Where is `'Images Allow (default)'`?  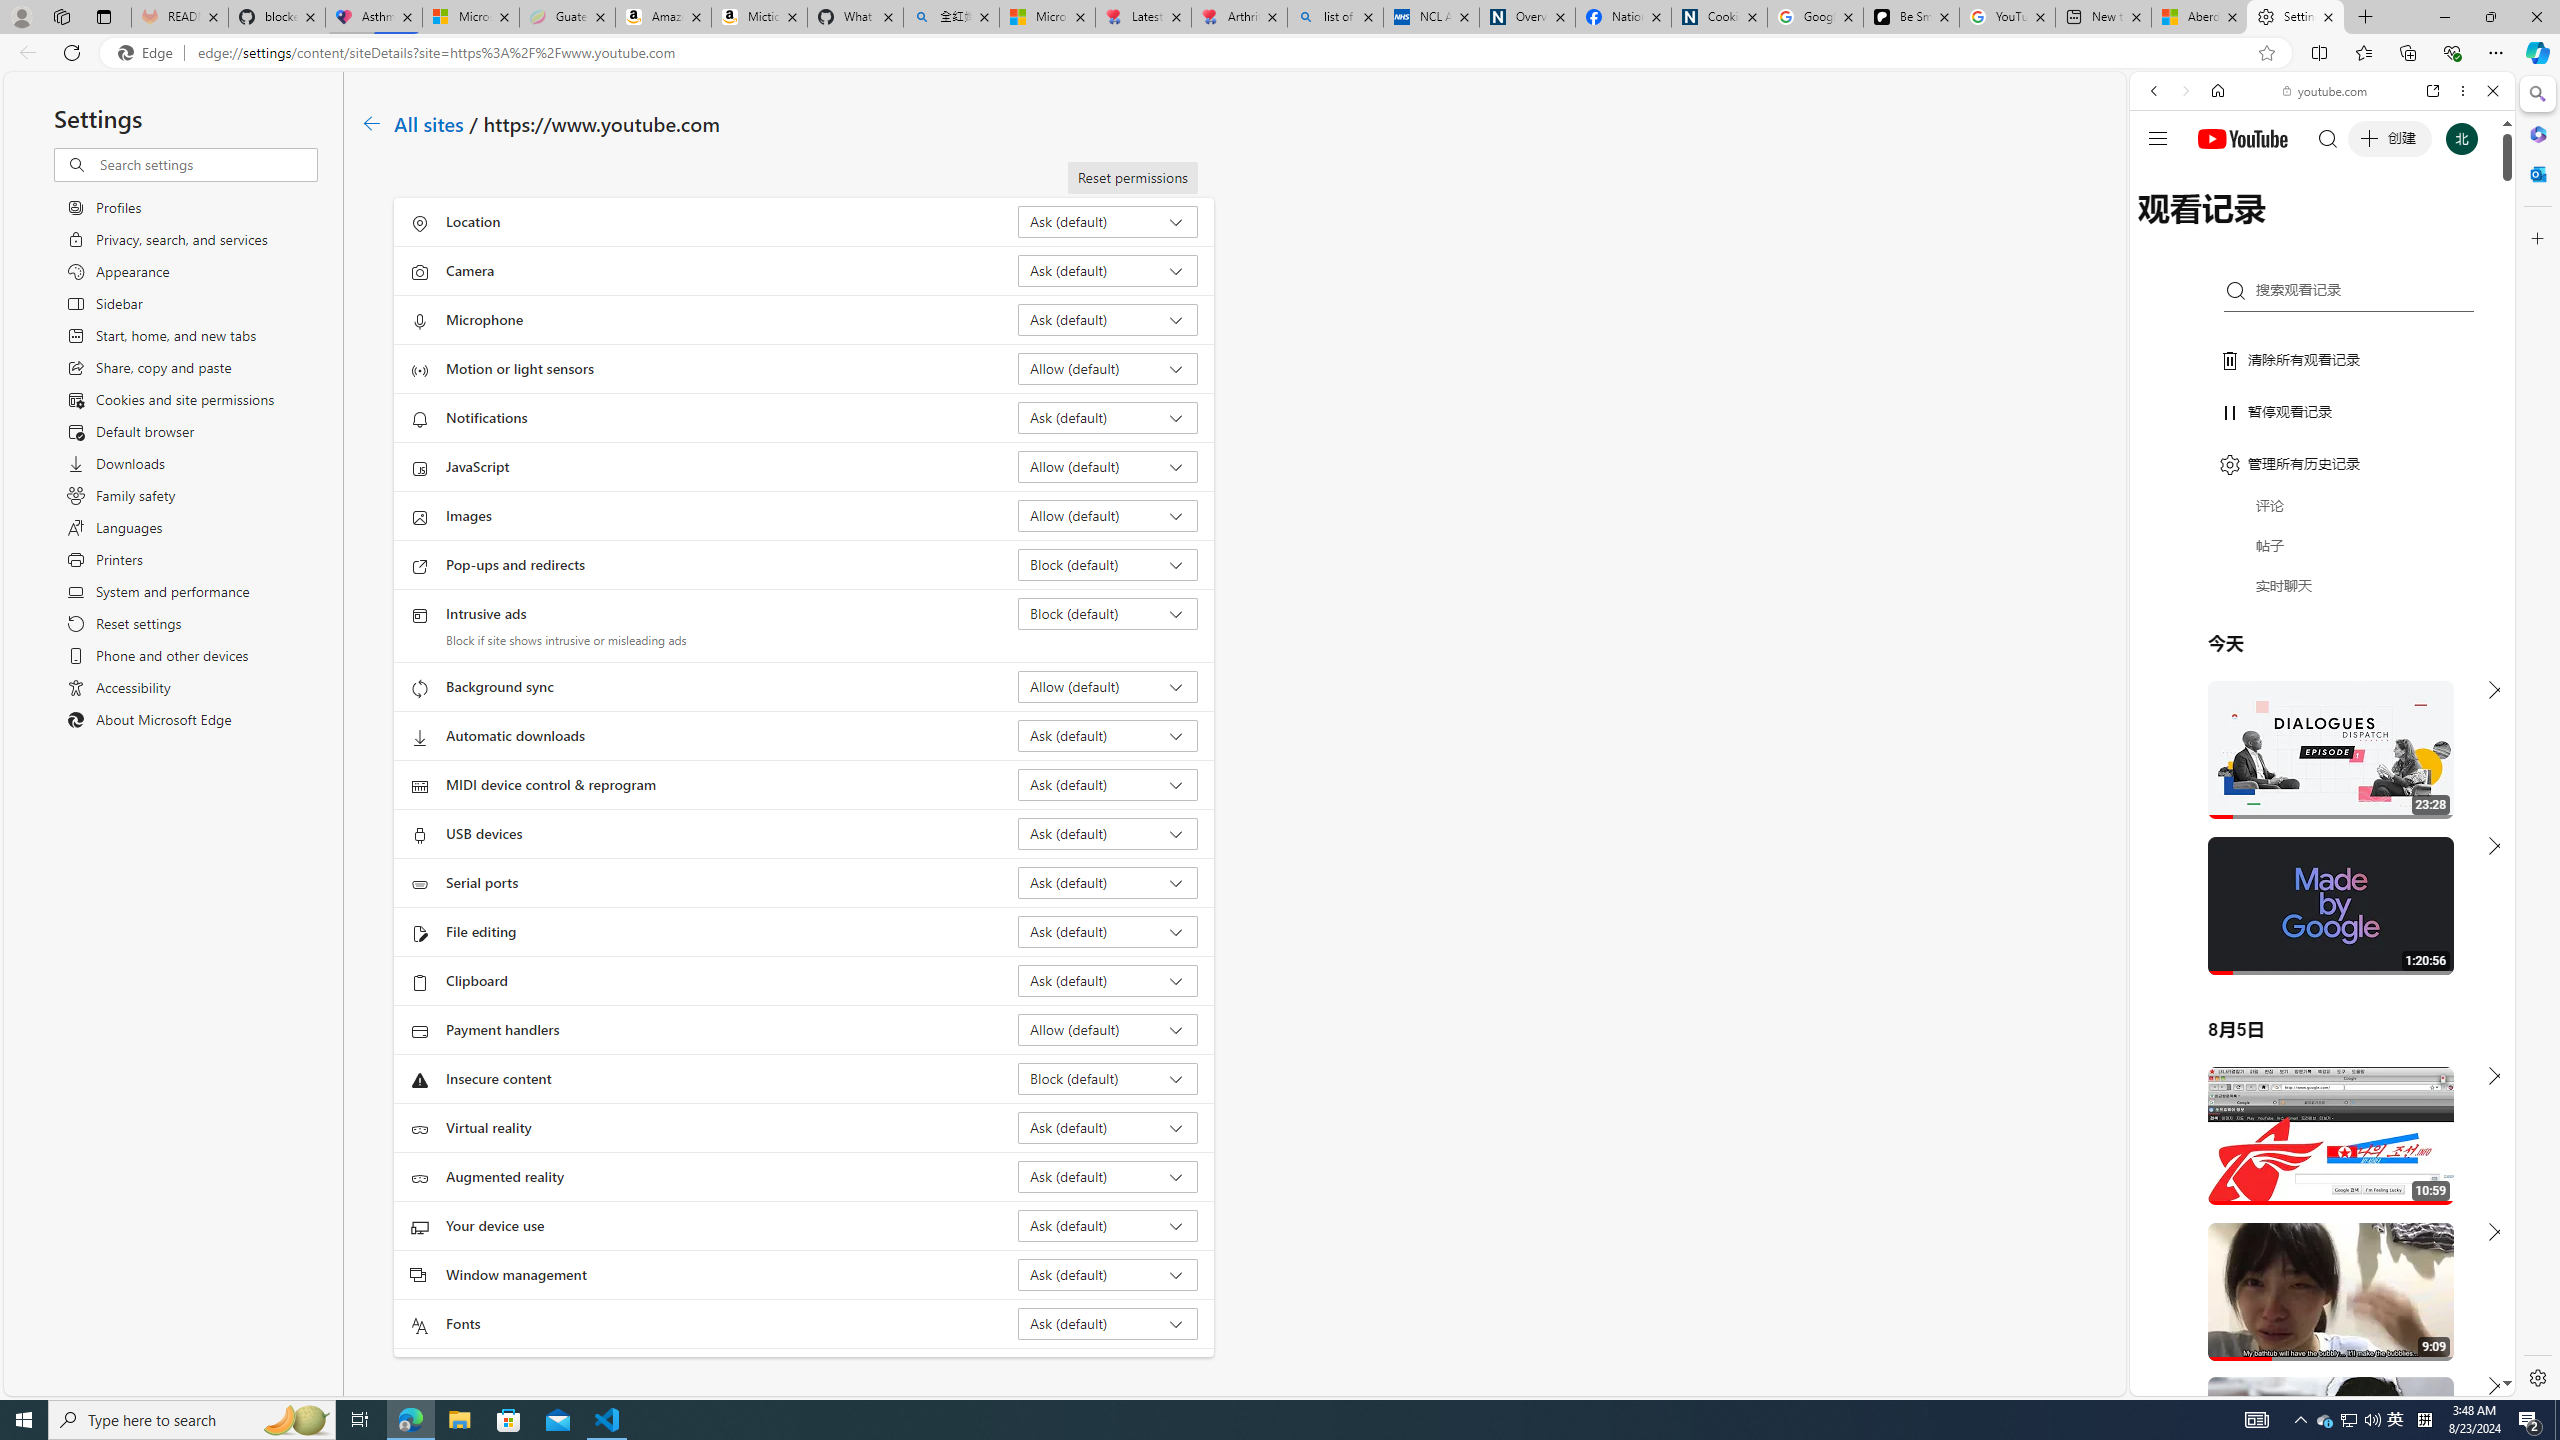 'Images Allow (default)' is located at coordinates (1108, 514).